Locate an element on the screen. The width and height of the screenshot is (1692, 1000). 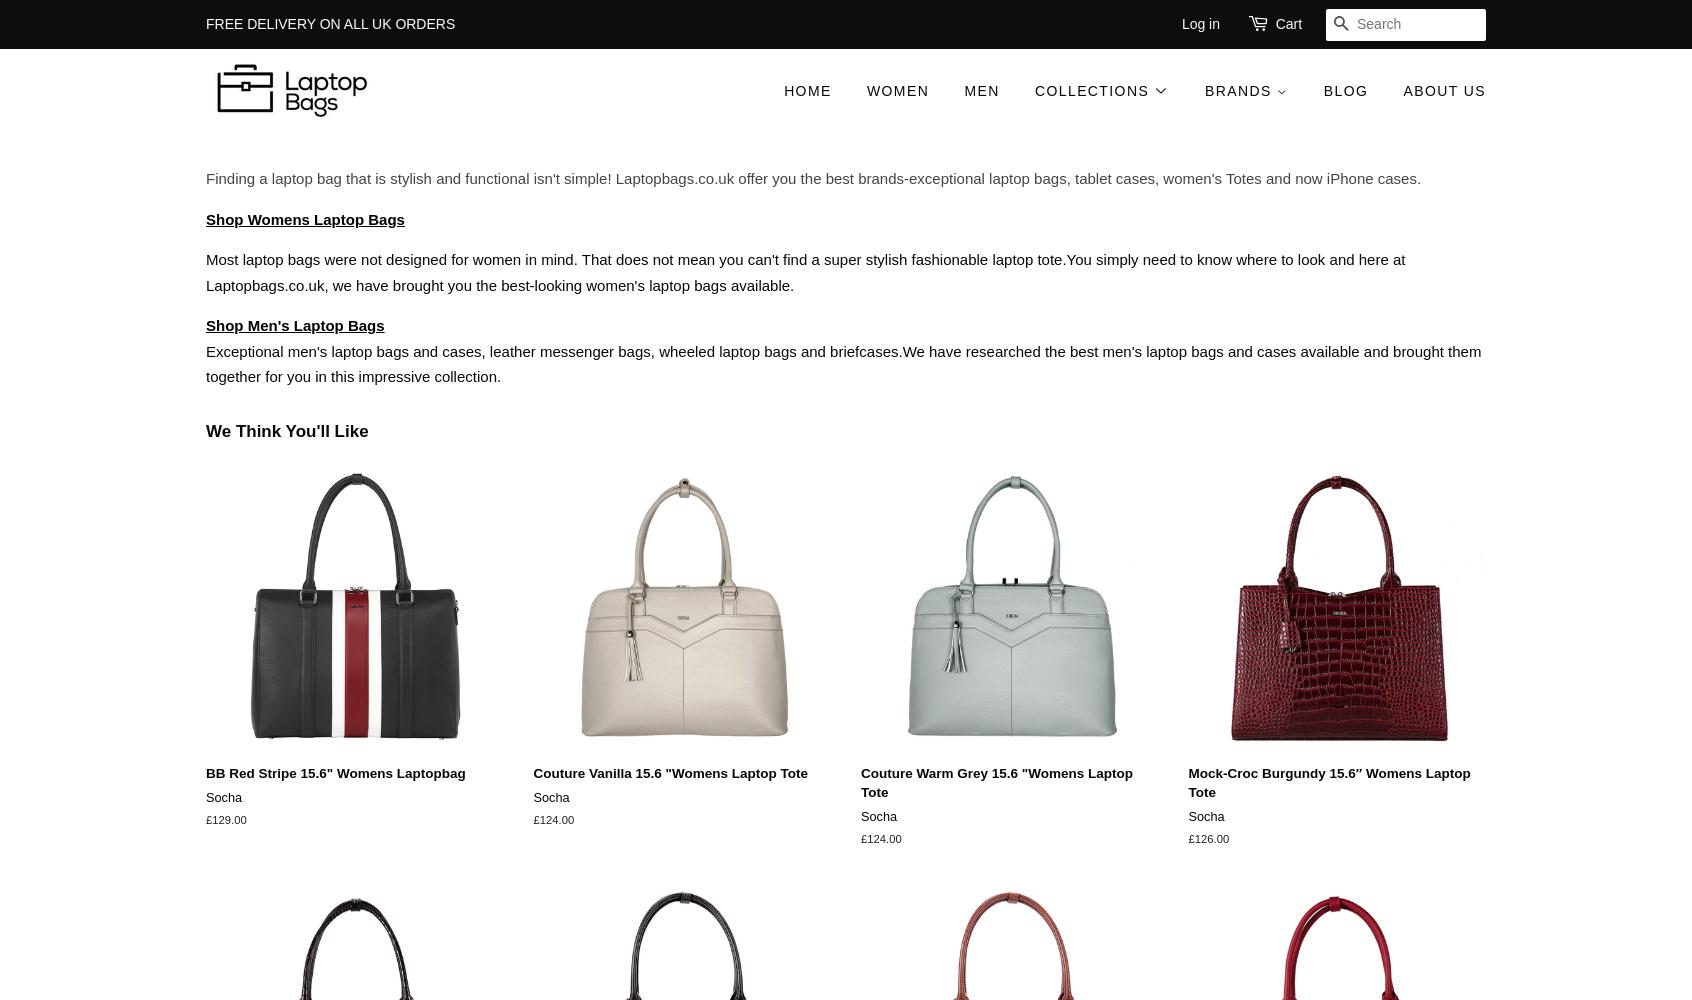
'Brands' is located at coordinates (1241, 90).